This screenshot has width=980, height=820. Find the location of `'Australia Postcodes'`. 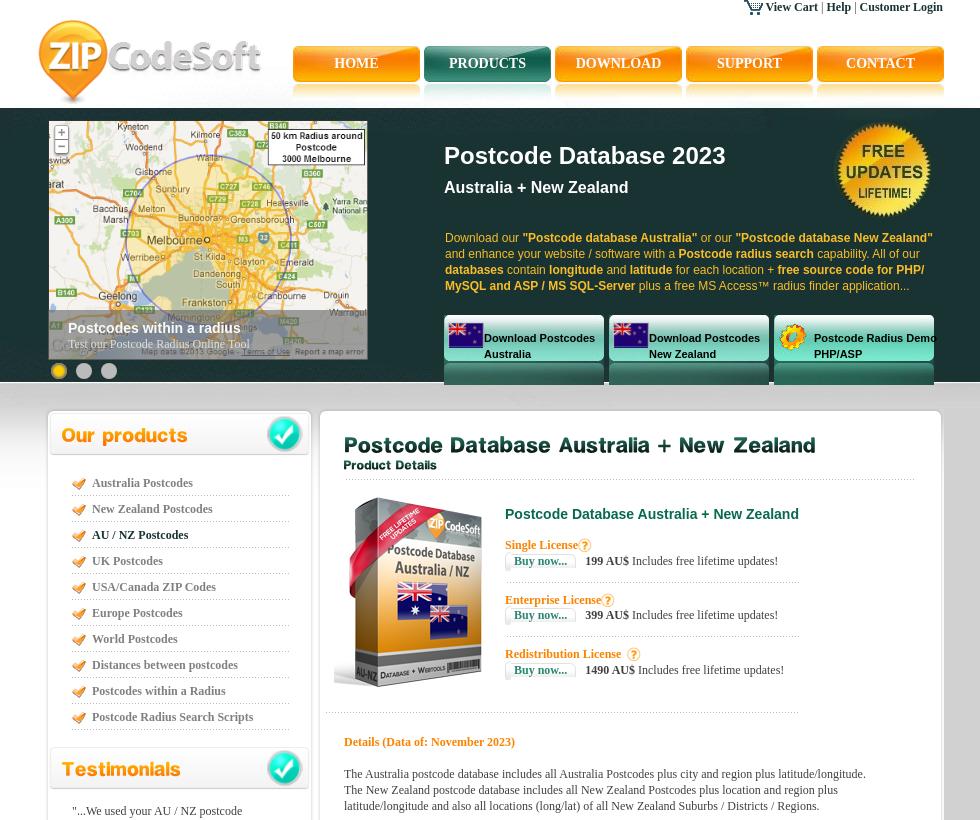

'Australia Postcodes' is located at coordinates (142, 482).